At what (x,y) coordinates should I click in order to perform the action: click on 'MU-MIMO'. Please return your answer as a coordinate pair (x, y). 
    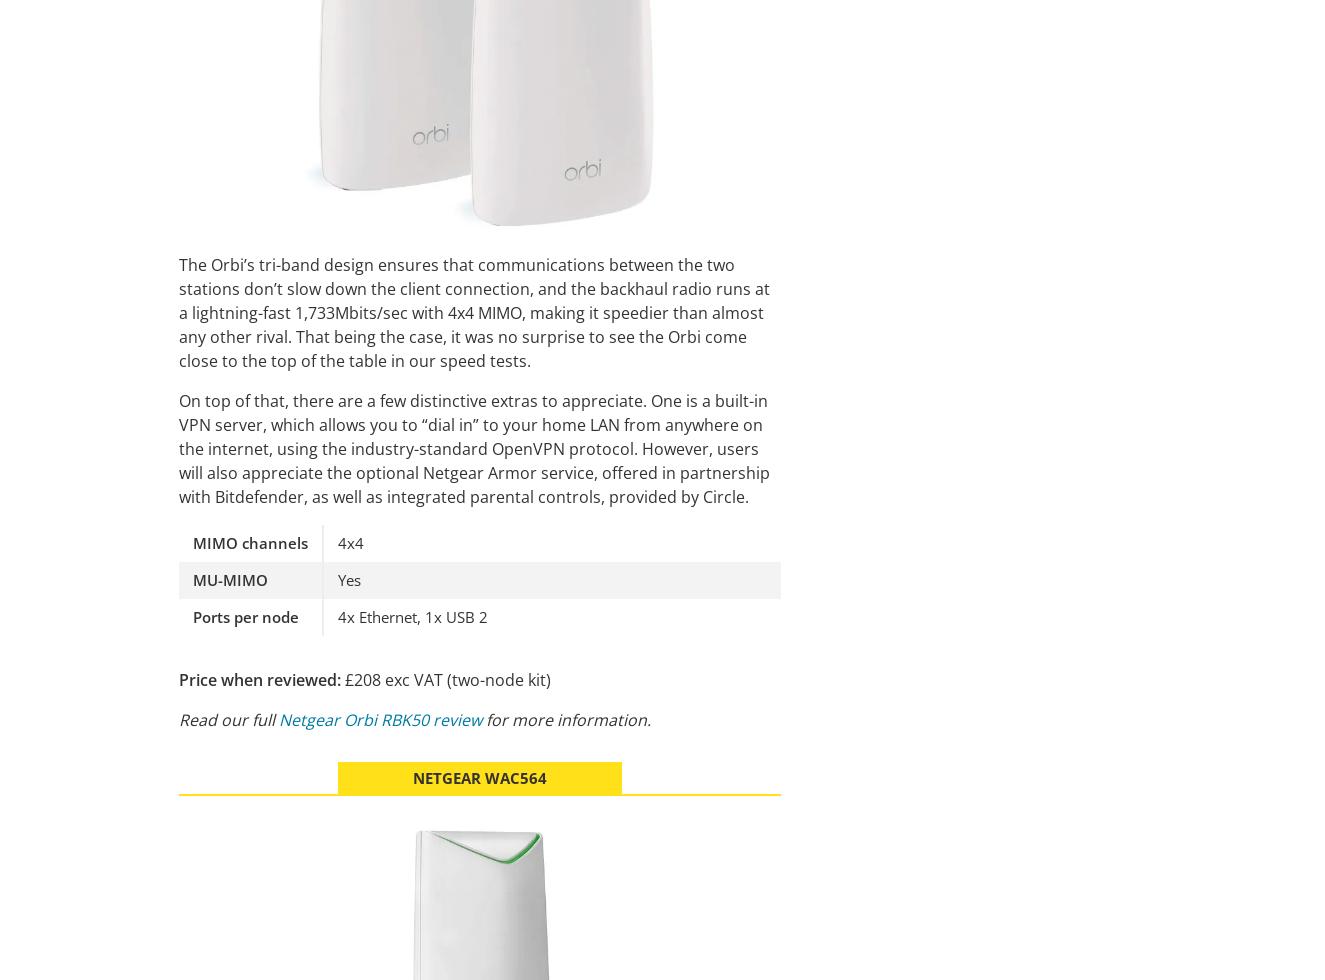
    Looking at the image, I should click on (230, 578).